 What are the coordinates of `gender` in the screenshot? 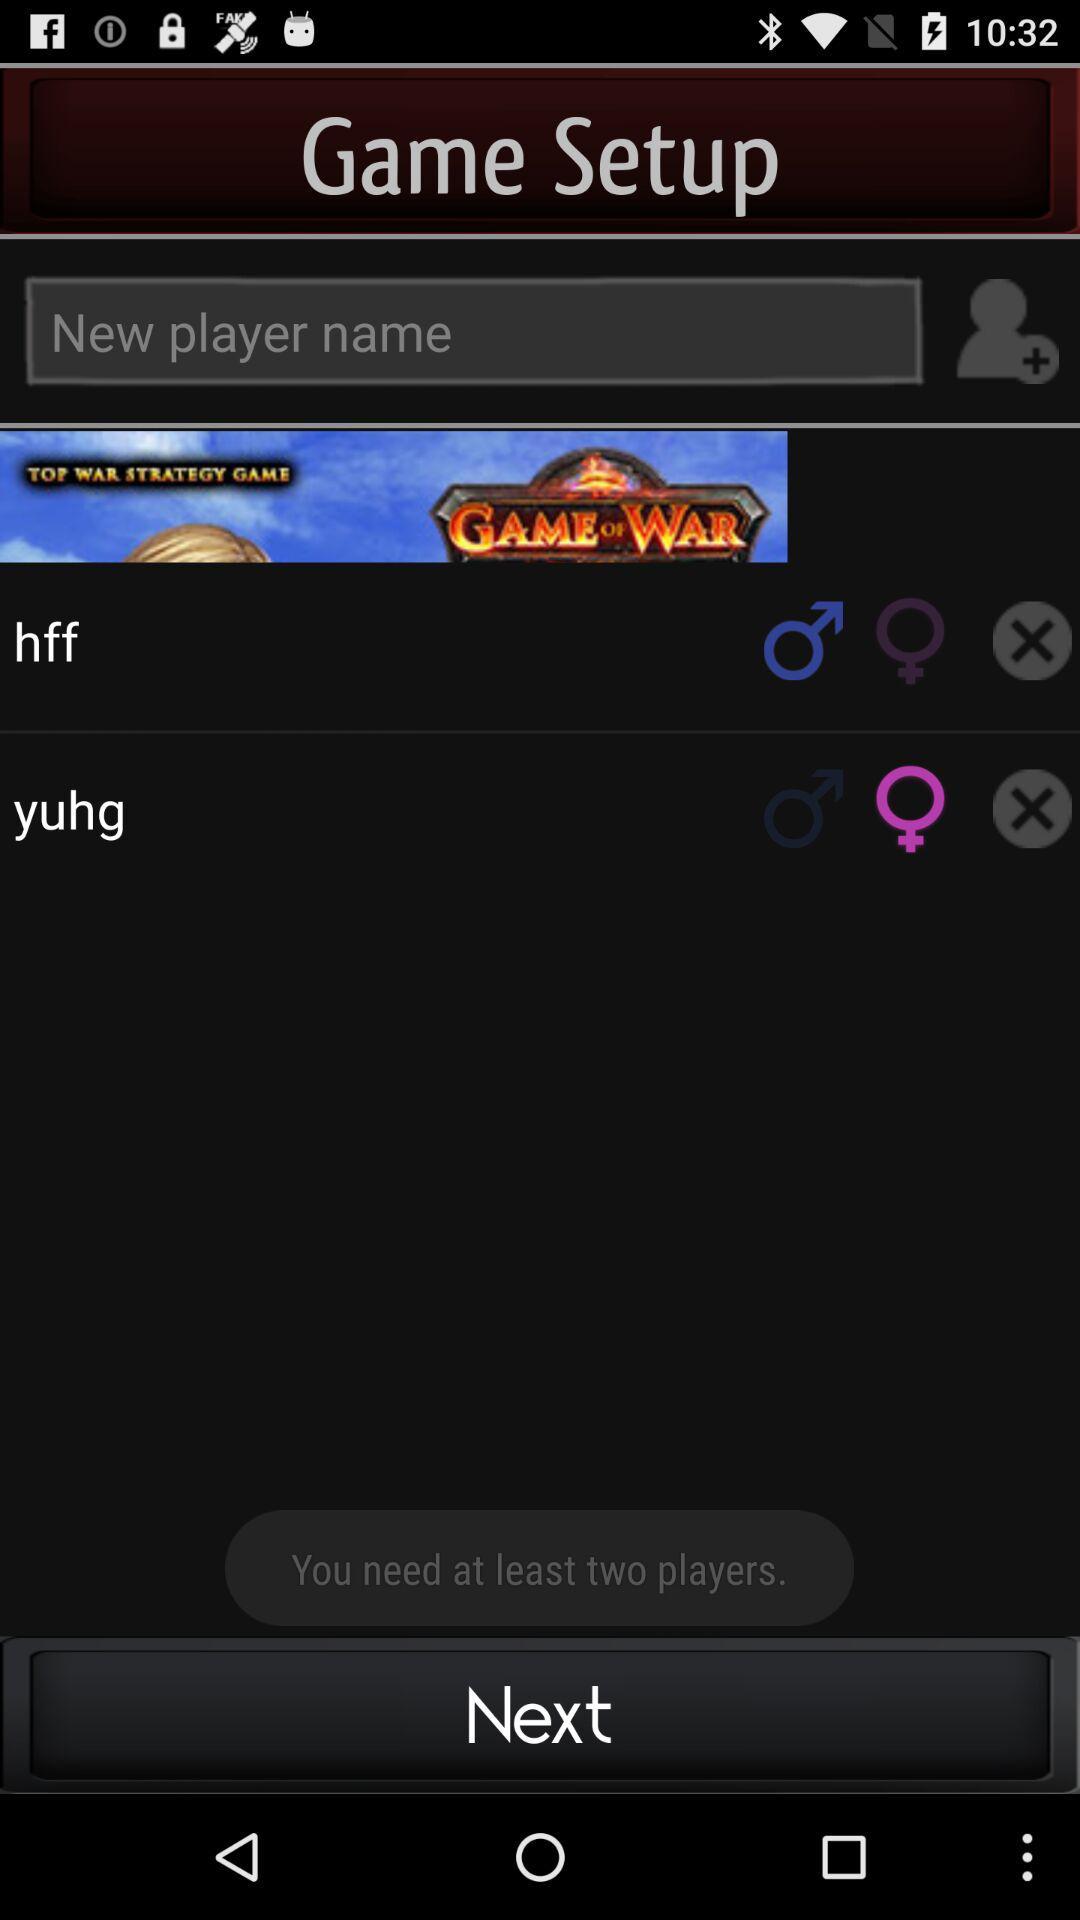 It's located at (911, 808).